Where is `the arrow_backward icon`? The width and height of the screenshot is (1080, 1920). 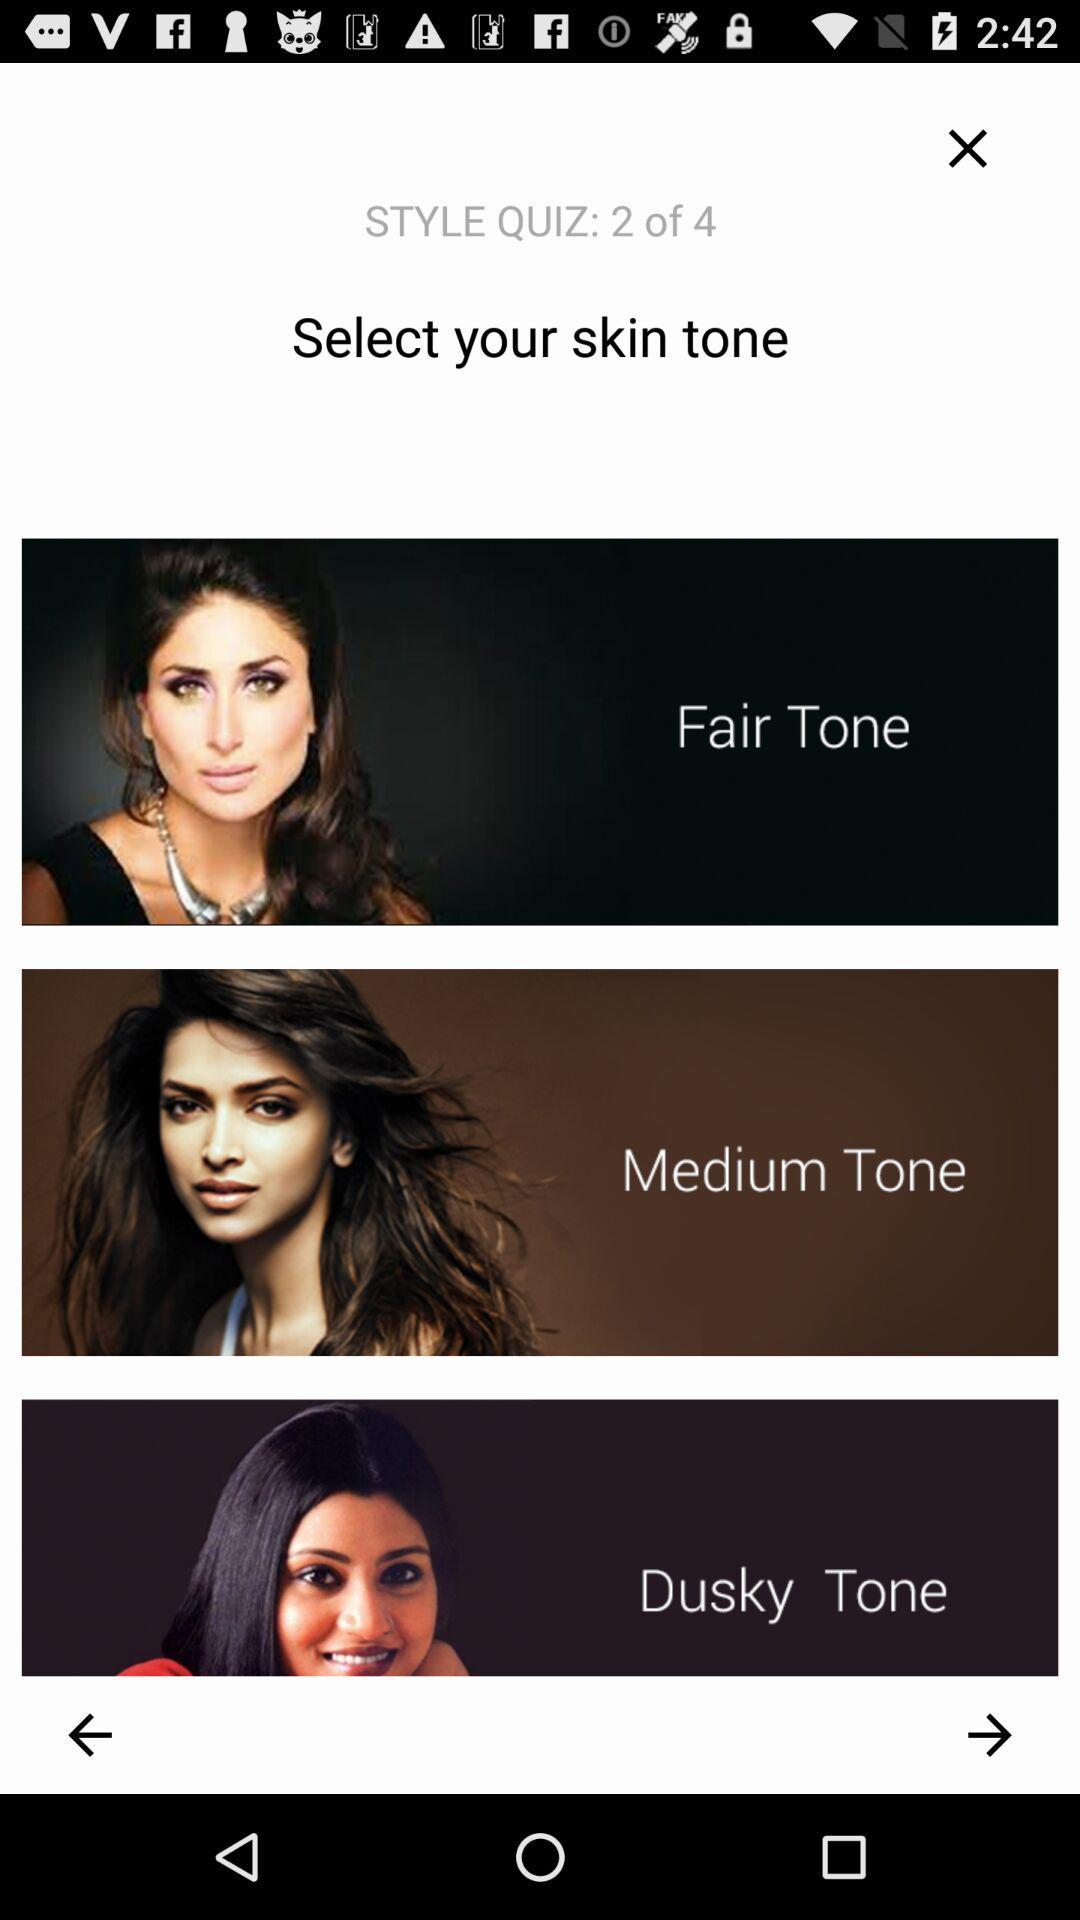
the arrow_backward icon is located at coordinates (88, 1856).